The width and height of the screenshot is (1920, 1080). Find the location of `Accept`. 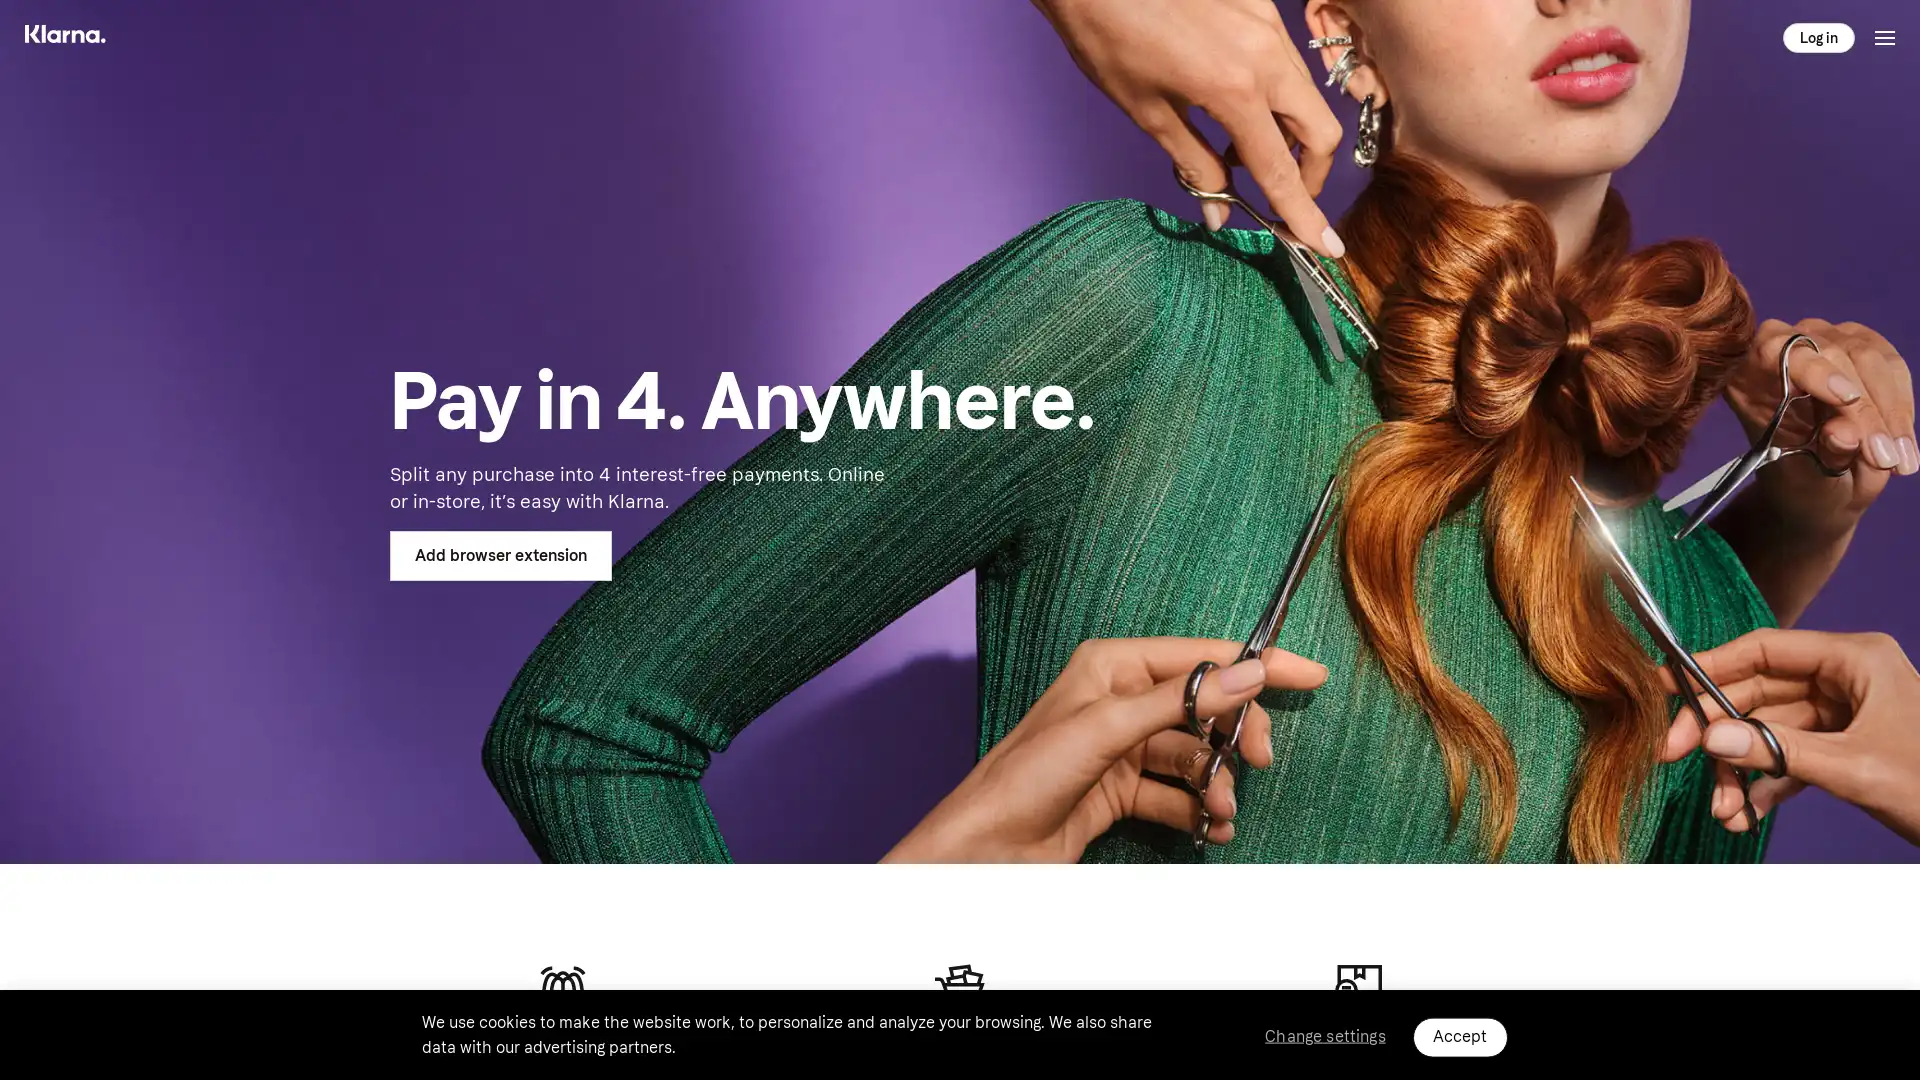

Accept is located at coordinates (1459, 1036).